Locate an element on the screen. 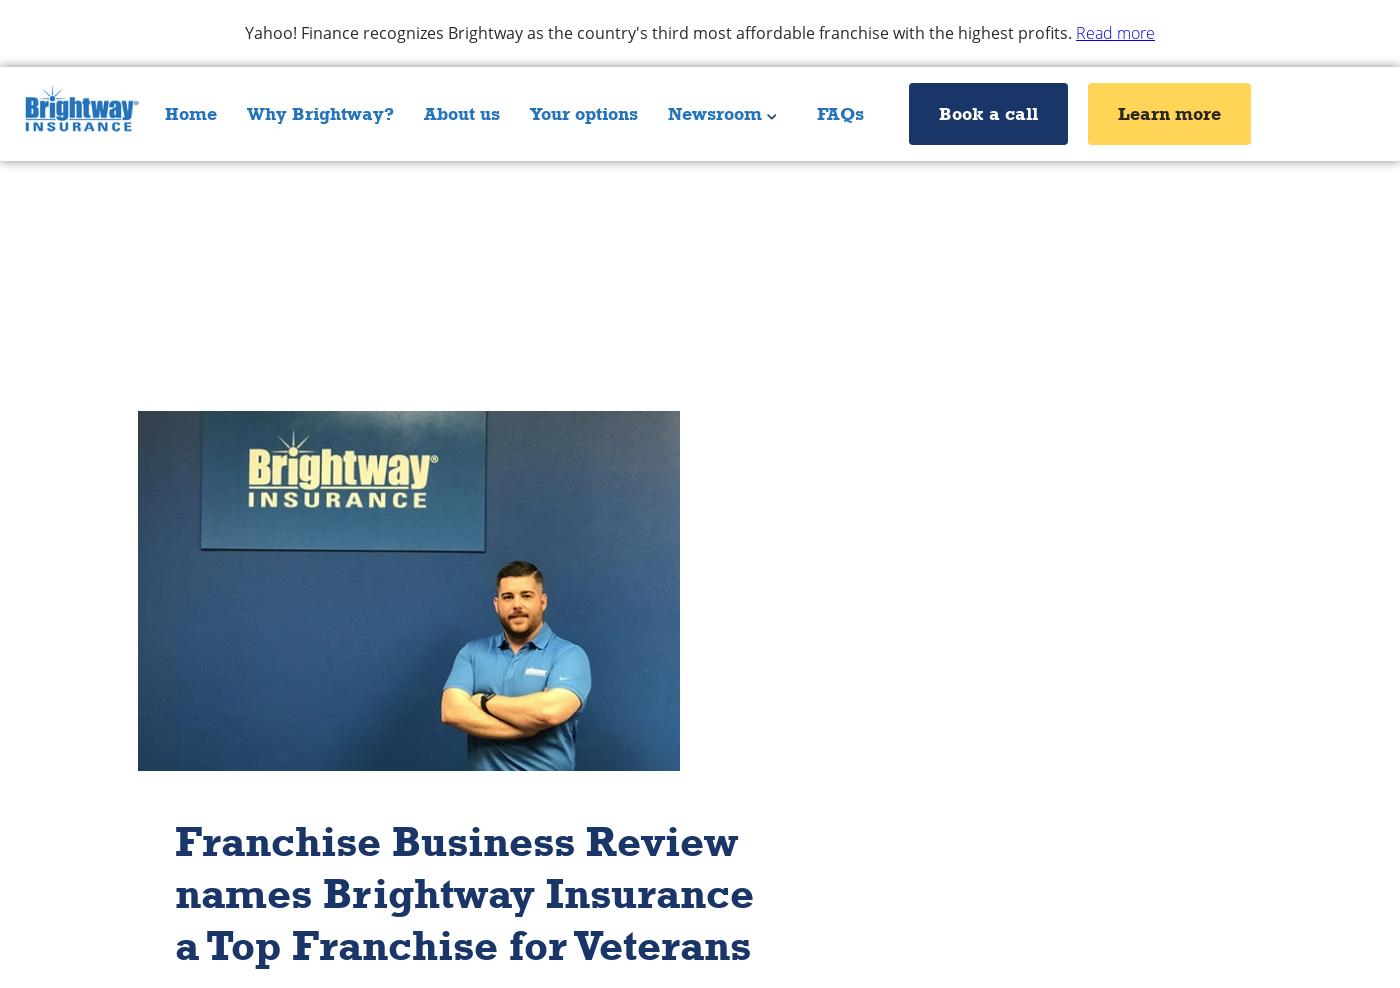 The height and width of the screenshot is (988, 1400). 'Franchise Business Review names Brightway Insurance a Top Franchise for Veterans' is located at coordinates (463, 893).